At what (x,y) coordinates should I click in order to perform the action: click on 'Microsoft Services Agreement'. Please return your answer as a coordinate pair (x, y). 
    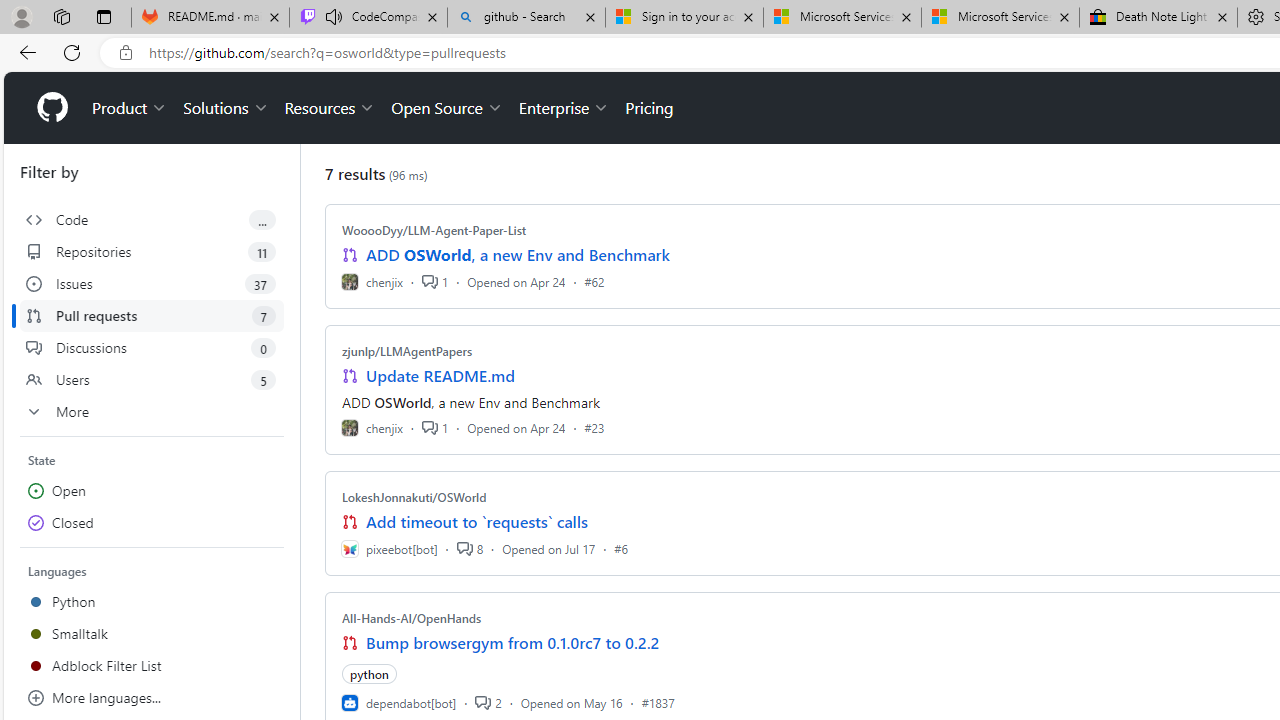
    Looking at the image, I should click on (1000, 17).